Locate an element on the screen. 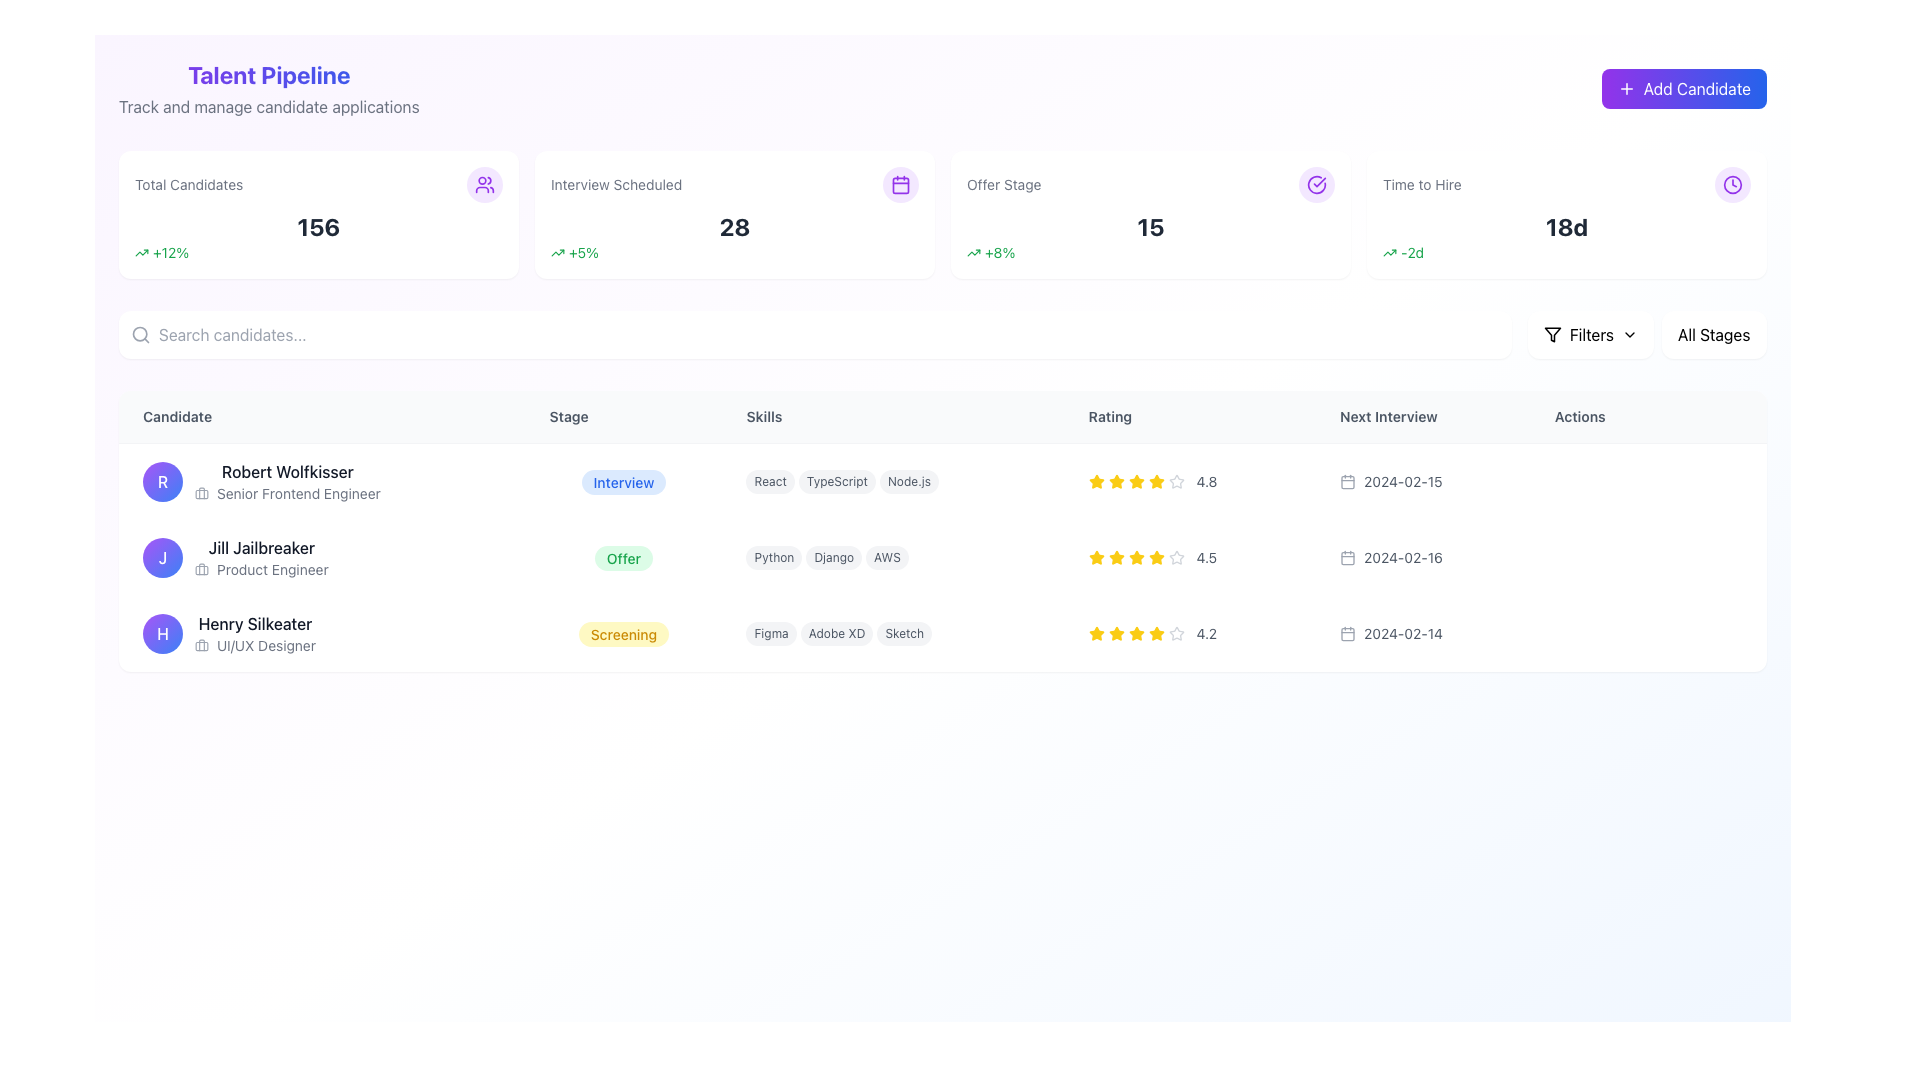  the yellow star icon representing the rating for 'Robert Wolfkisser' in the first row of the 'Rating' column is located at coordinates (1136, 481).